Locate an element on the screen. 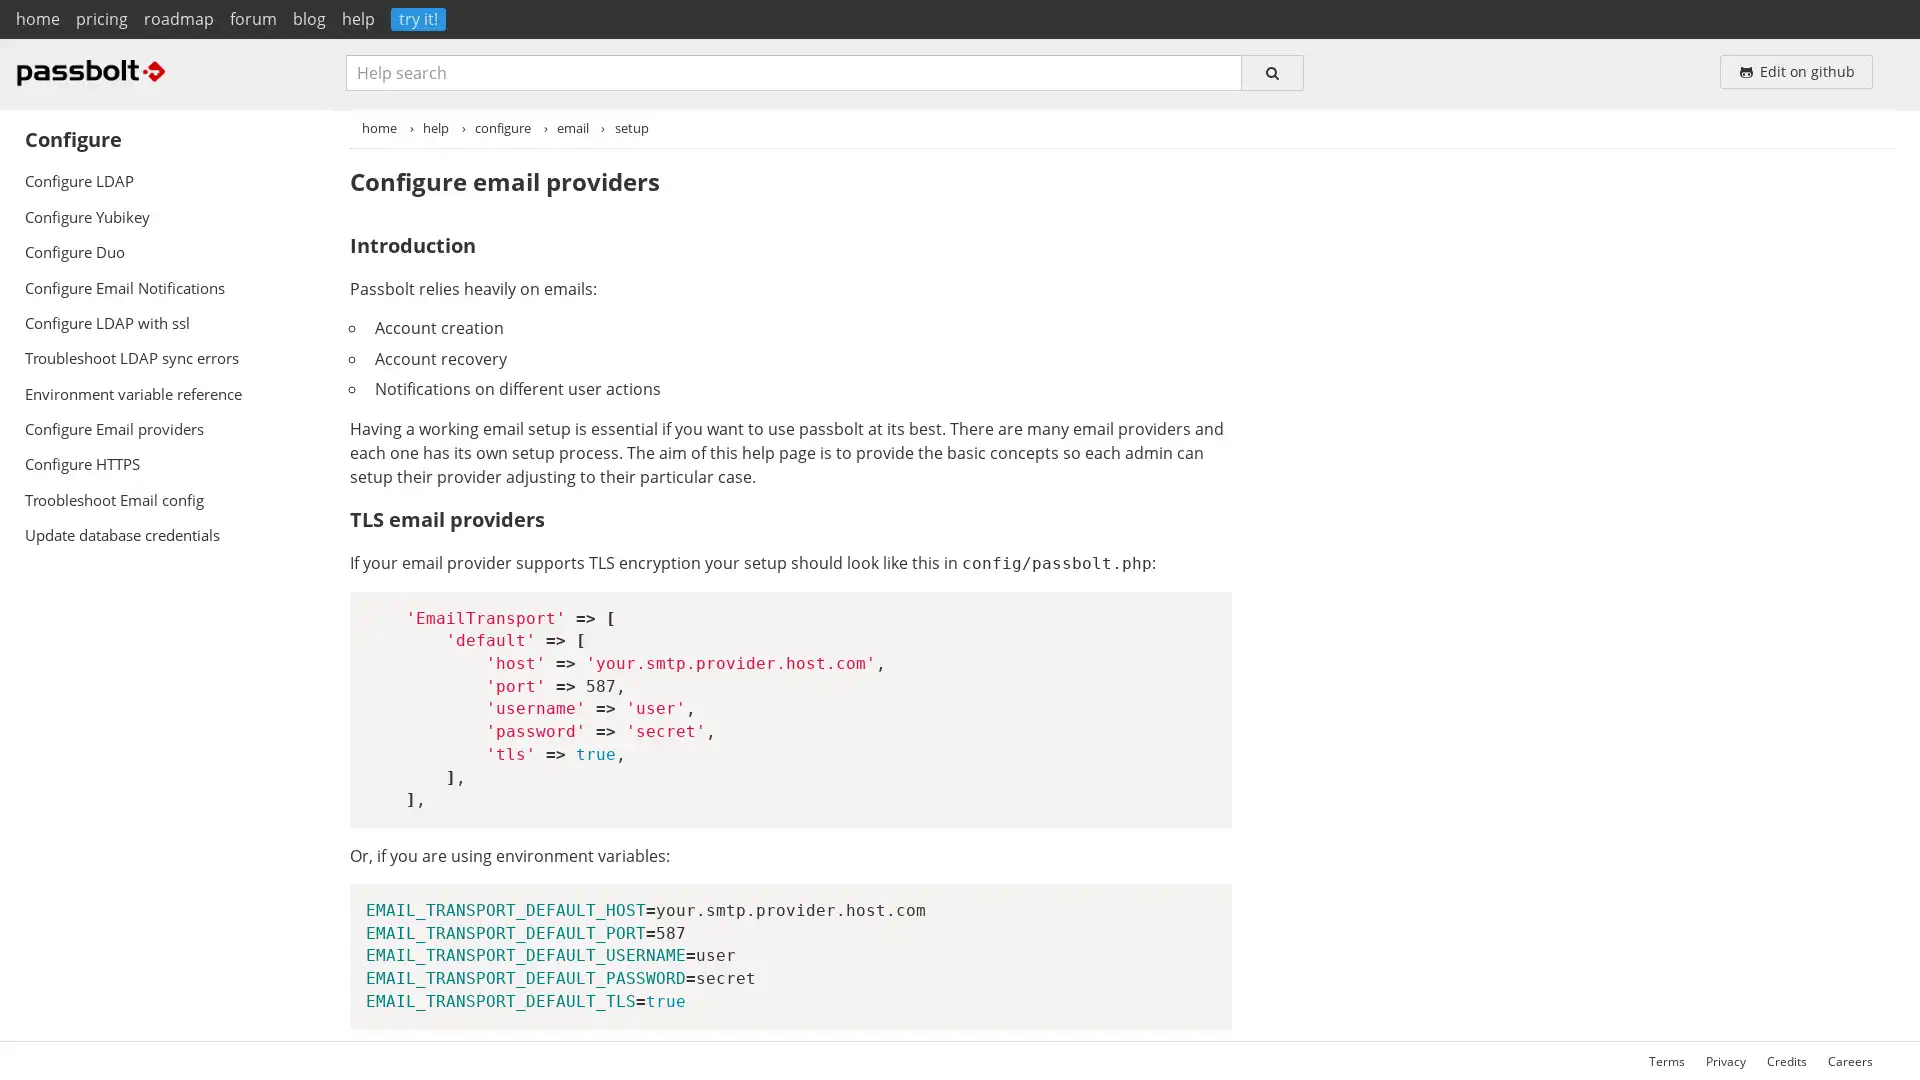 The image size is (1920, 1080). search is located at coordinates (1271, 71).